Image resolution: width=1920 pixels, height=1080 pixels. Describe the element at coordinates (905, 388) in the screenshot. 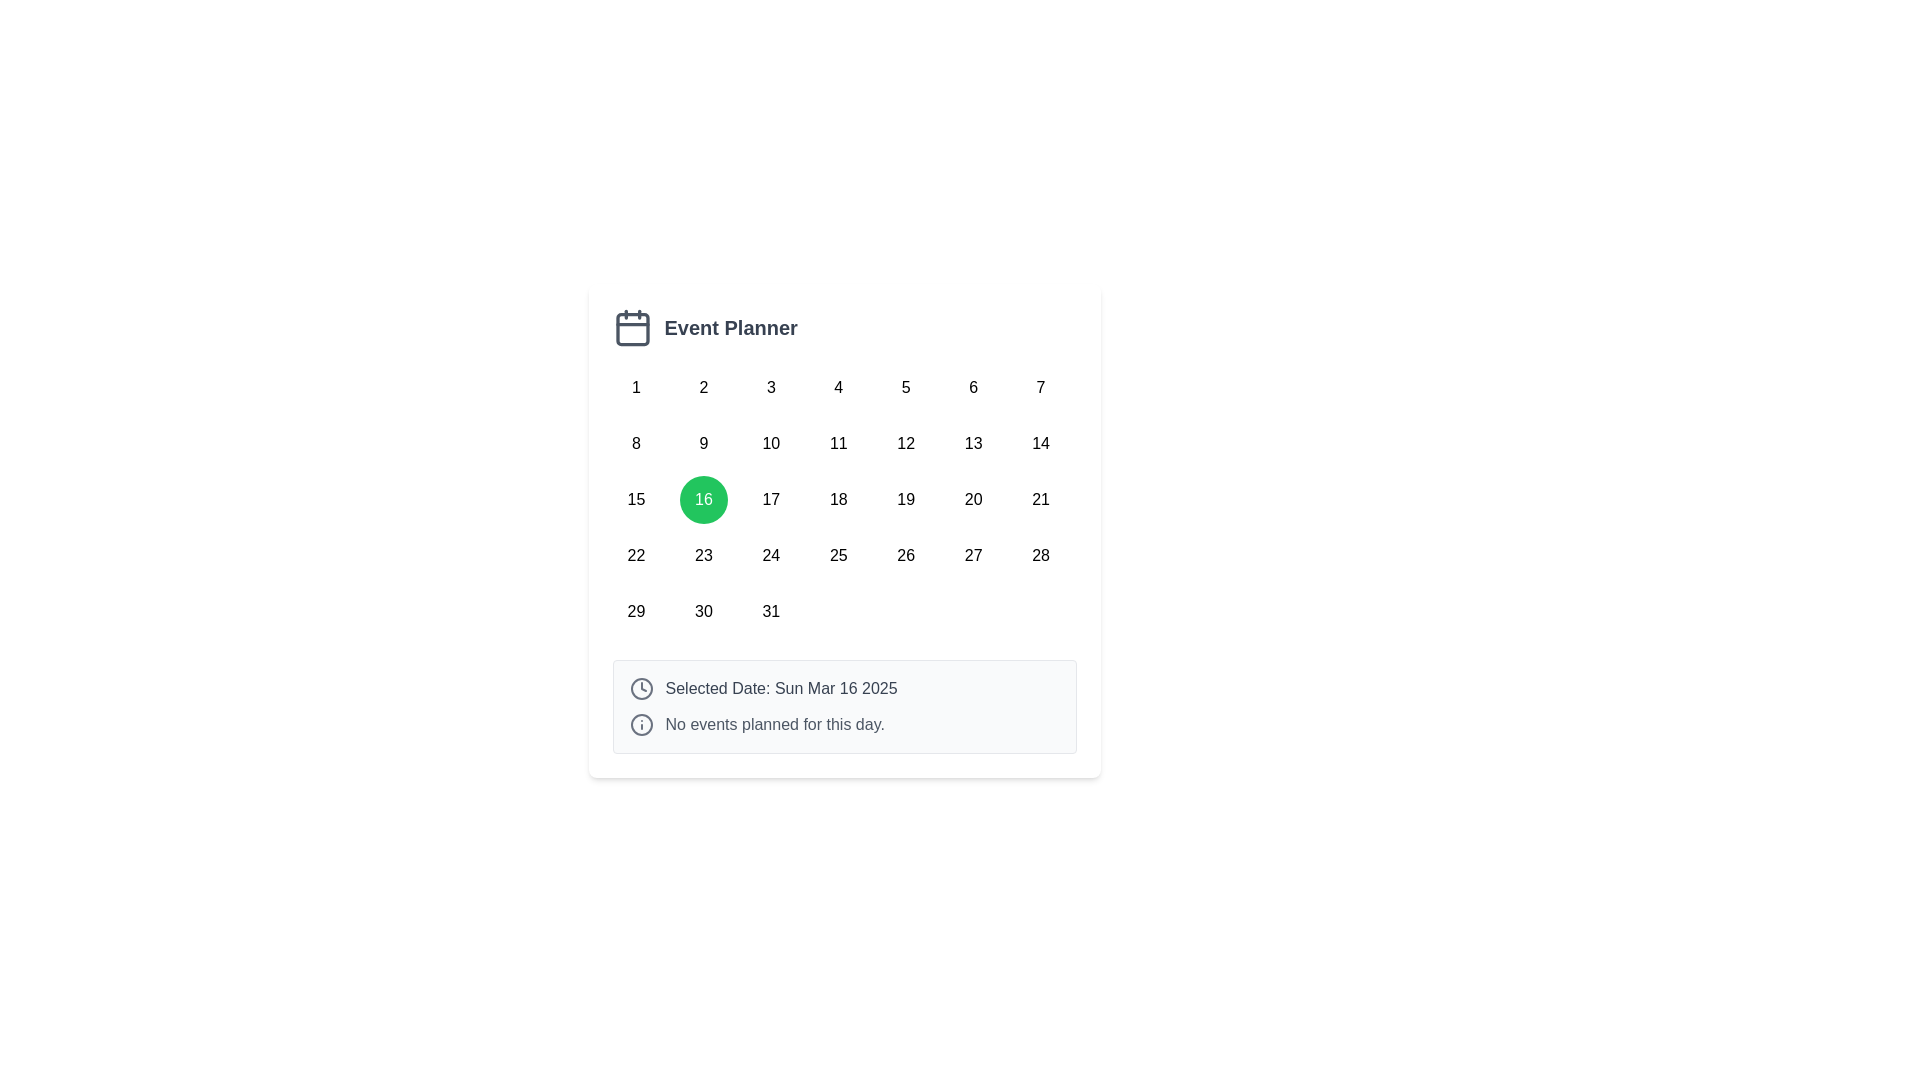

I see `the button representing the 5th day of the current month in the calendar interface, located in the first row and fifth column of the grid layout` at that location.